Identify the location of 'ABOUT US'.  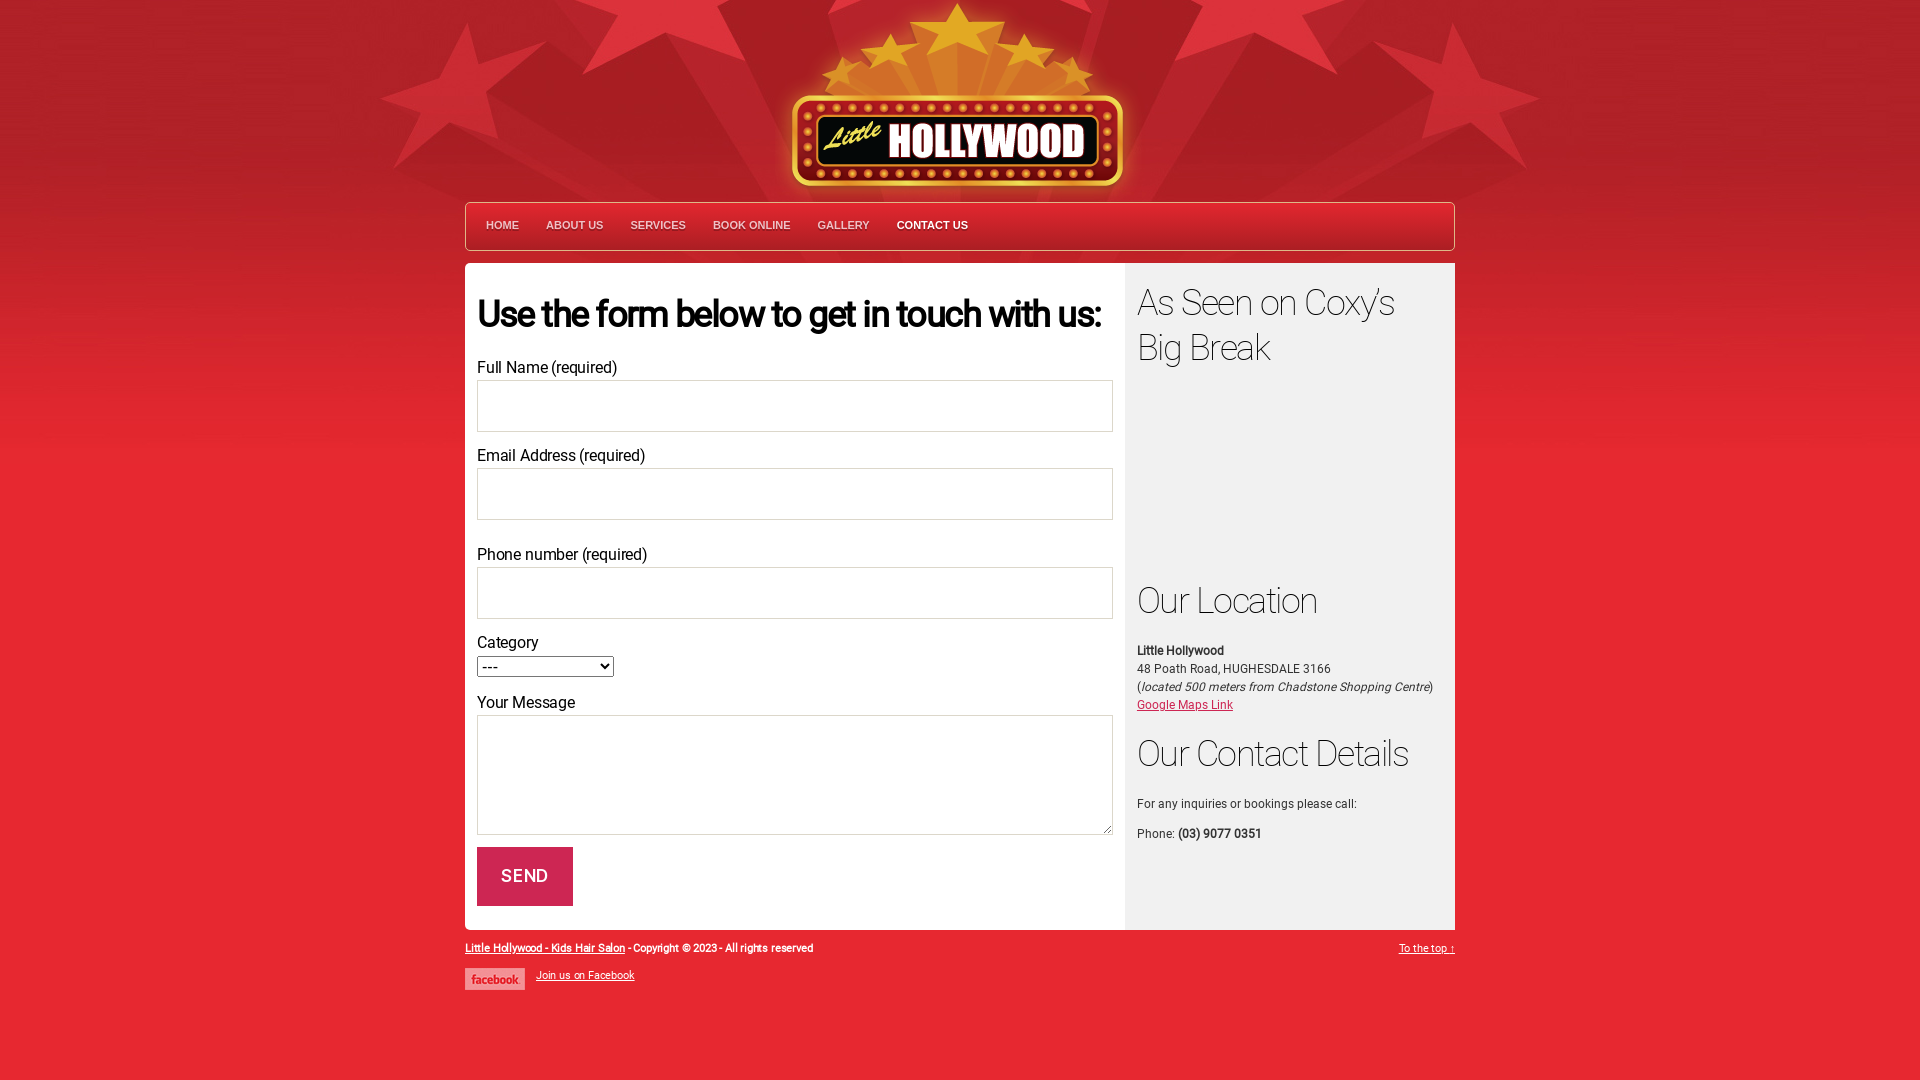
(546, 225).